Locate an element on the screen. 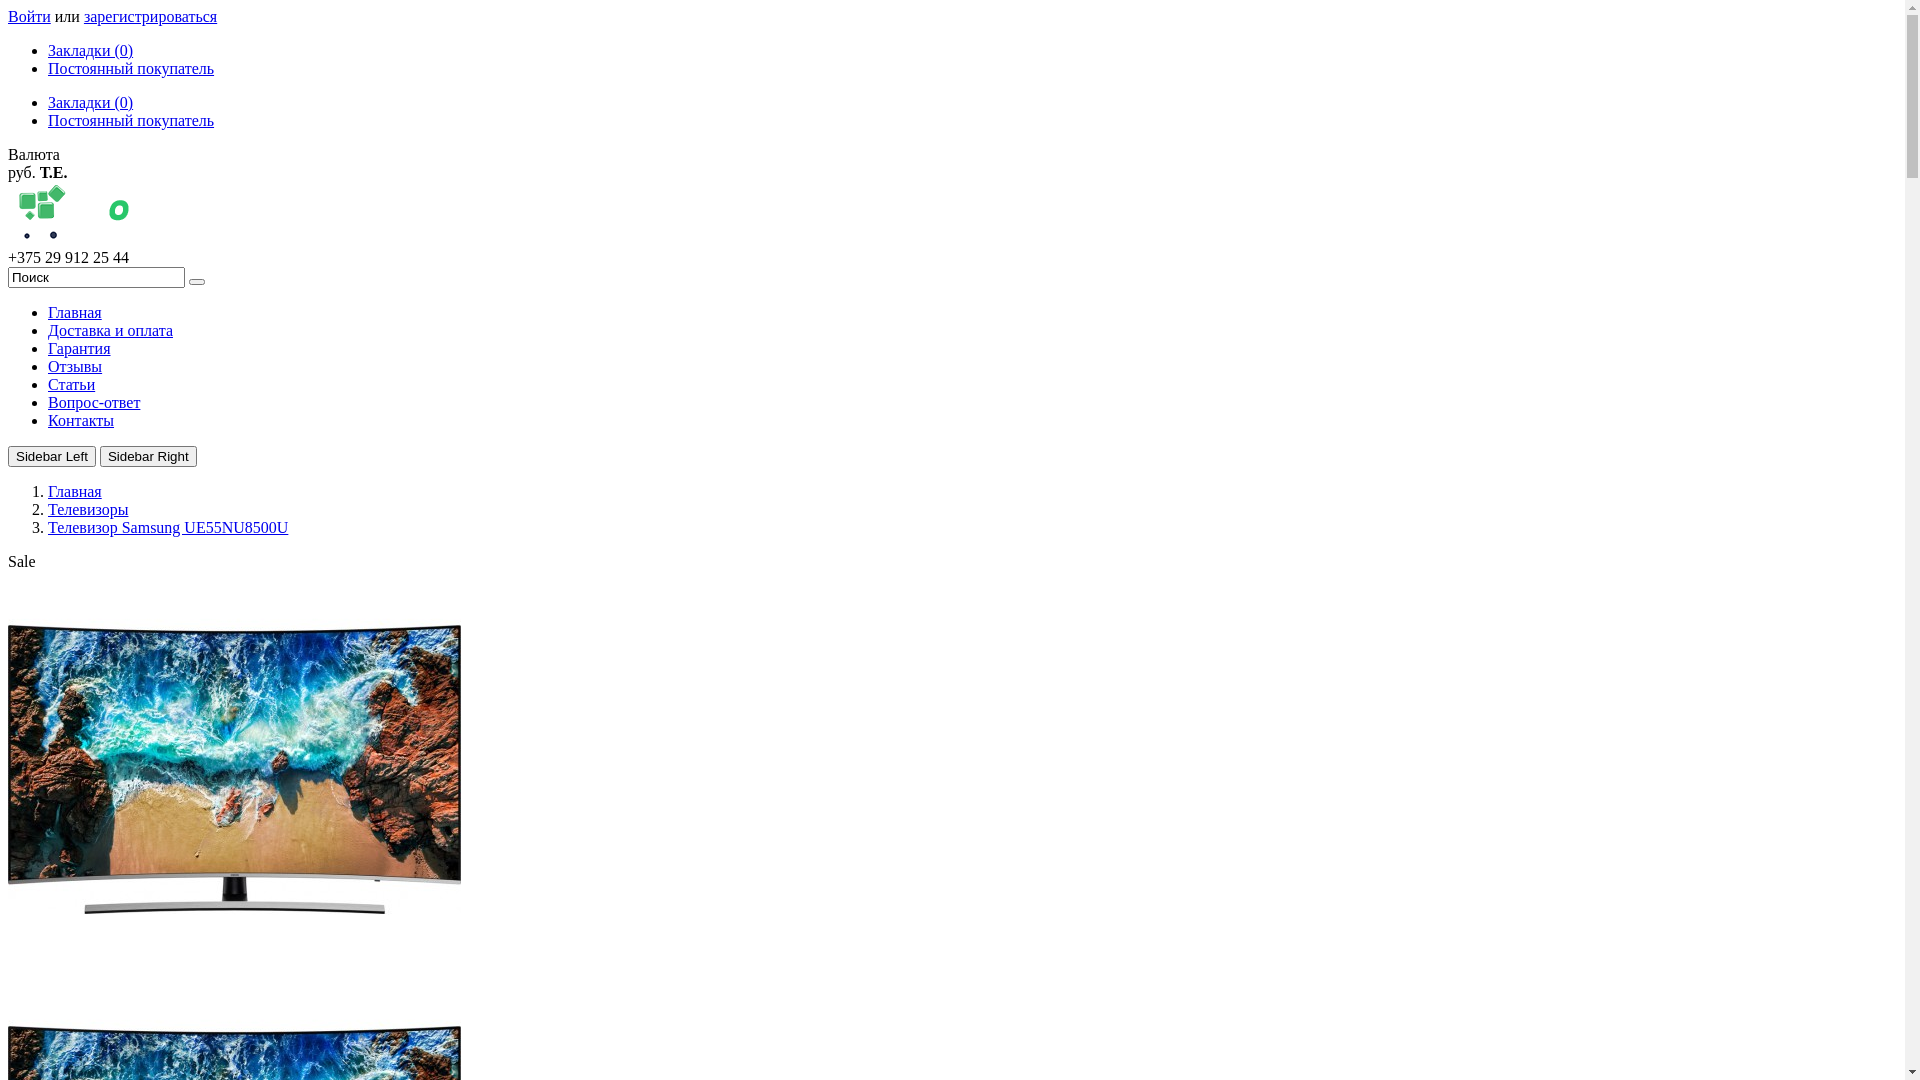 This screenshot has width=1920, height=1080. 'sotamir.by' is located at coordinates (142, 213).